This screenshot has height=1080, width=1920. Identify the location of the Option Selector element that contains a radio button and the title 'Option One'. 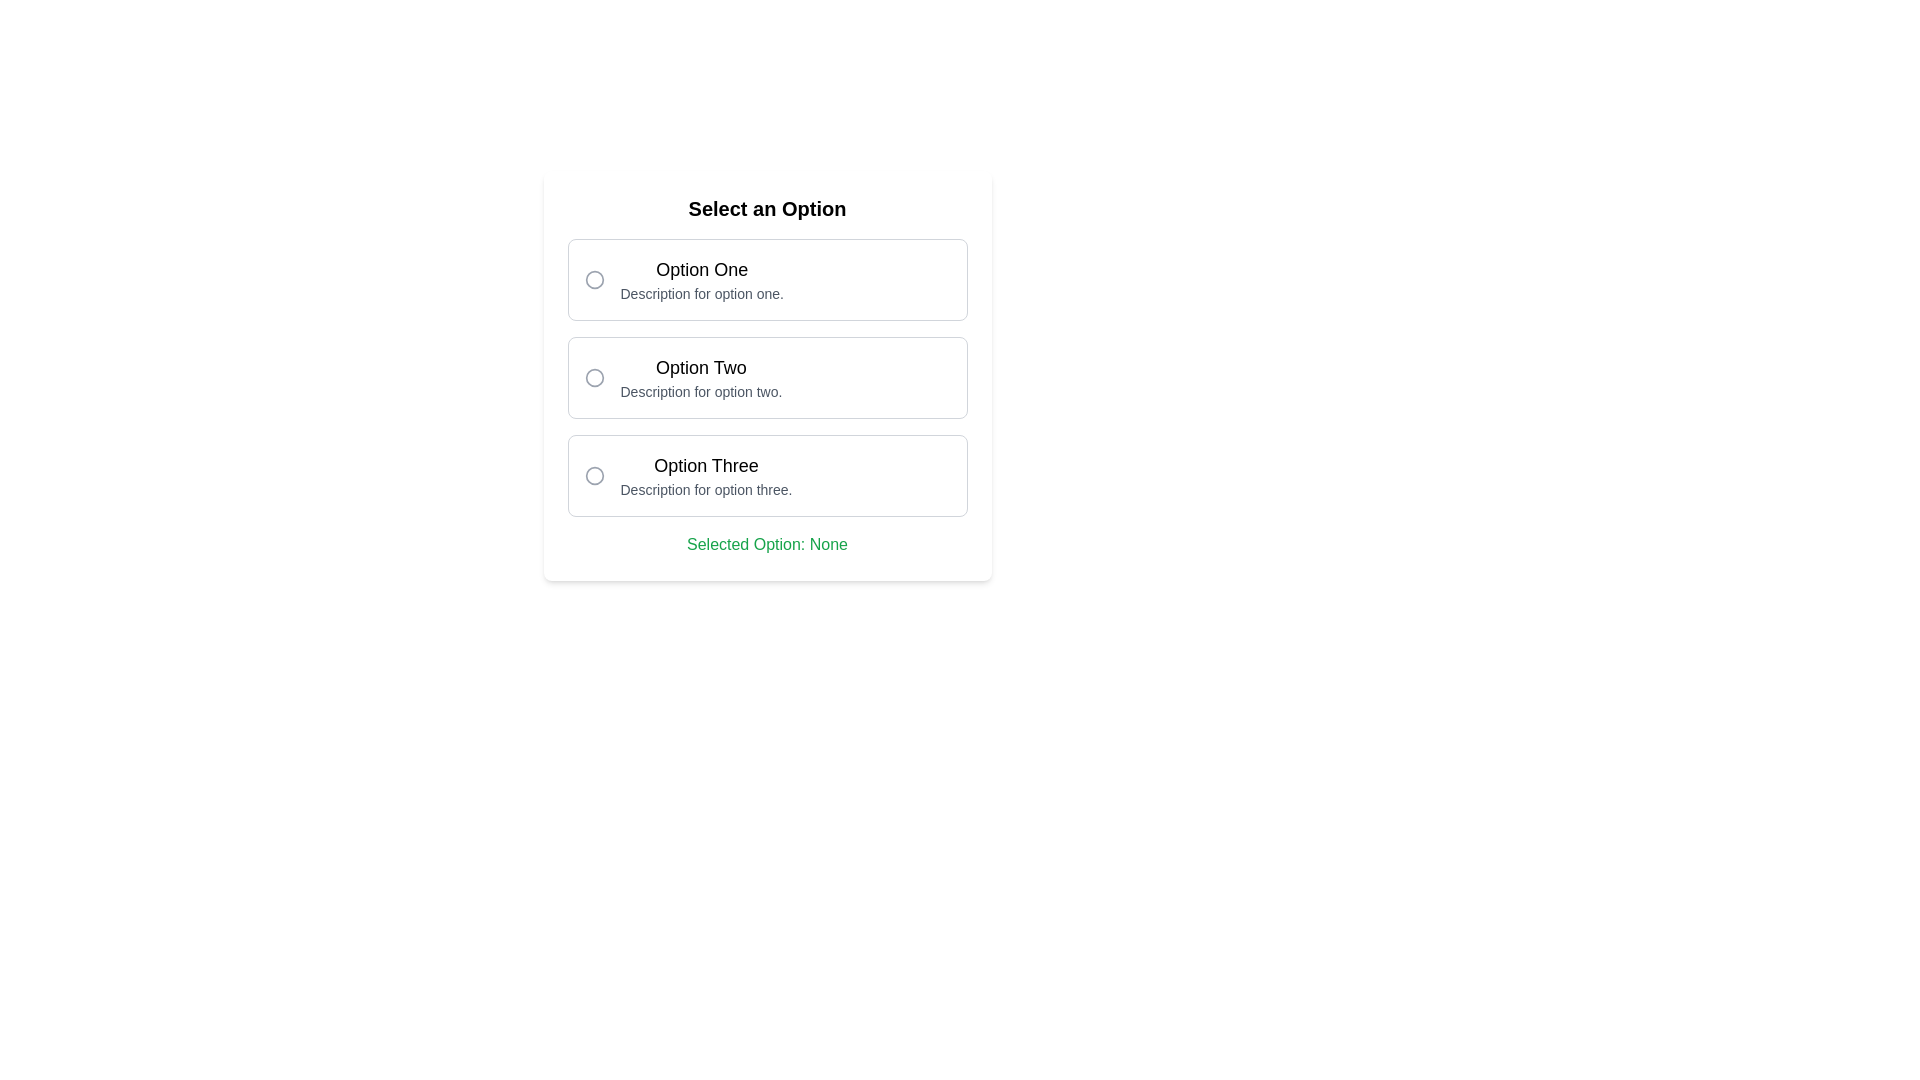
(766, 280).